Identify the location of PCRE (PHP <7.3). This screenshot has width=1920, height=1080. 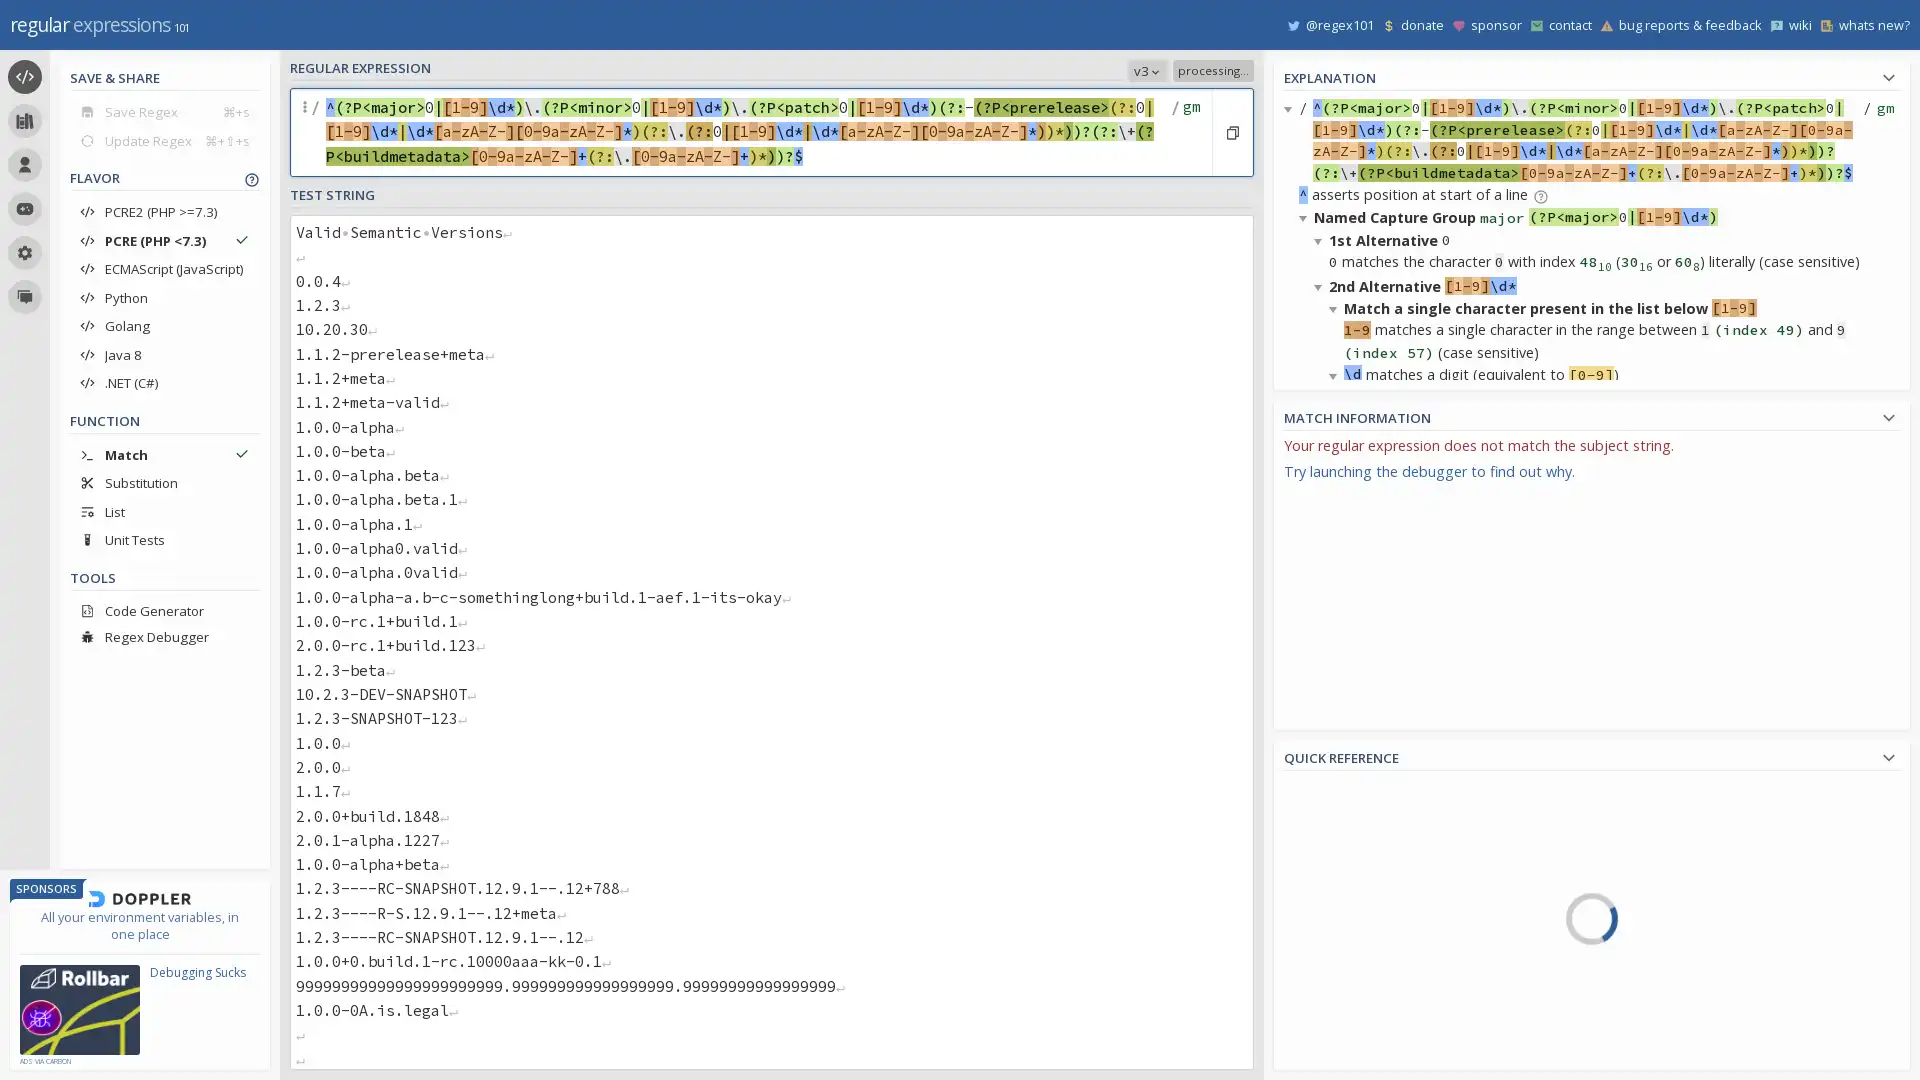
(164, 239).